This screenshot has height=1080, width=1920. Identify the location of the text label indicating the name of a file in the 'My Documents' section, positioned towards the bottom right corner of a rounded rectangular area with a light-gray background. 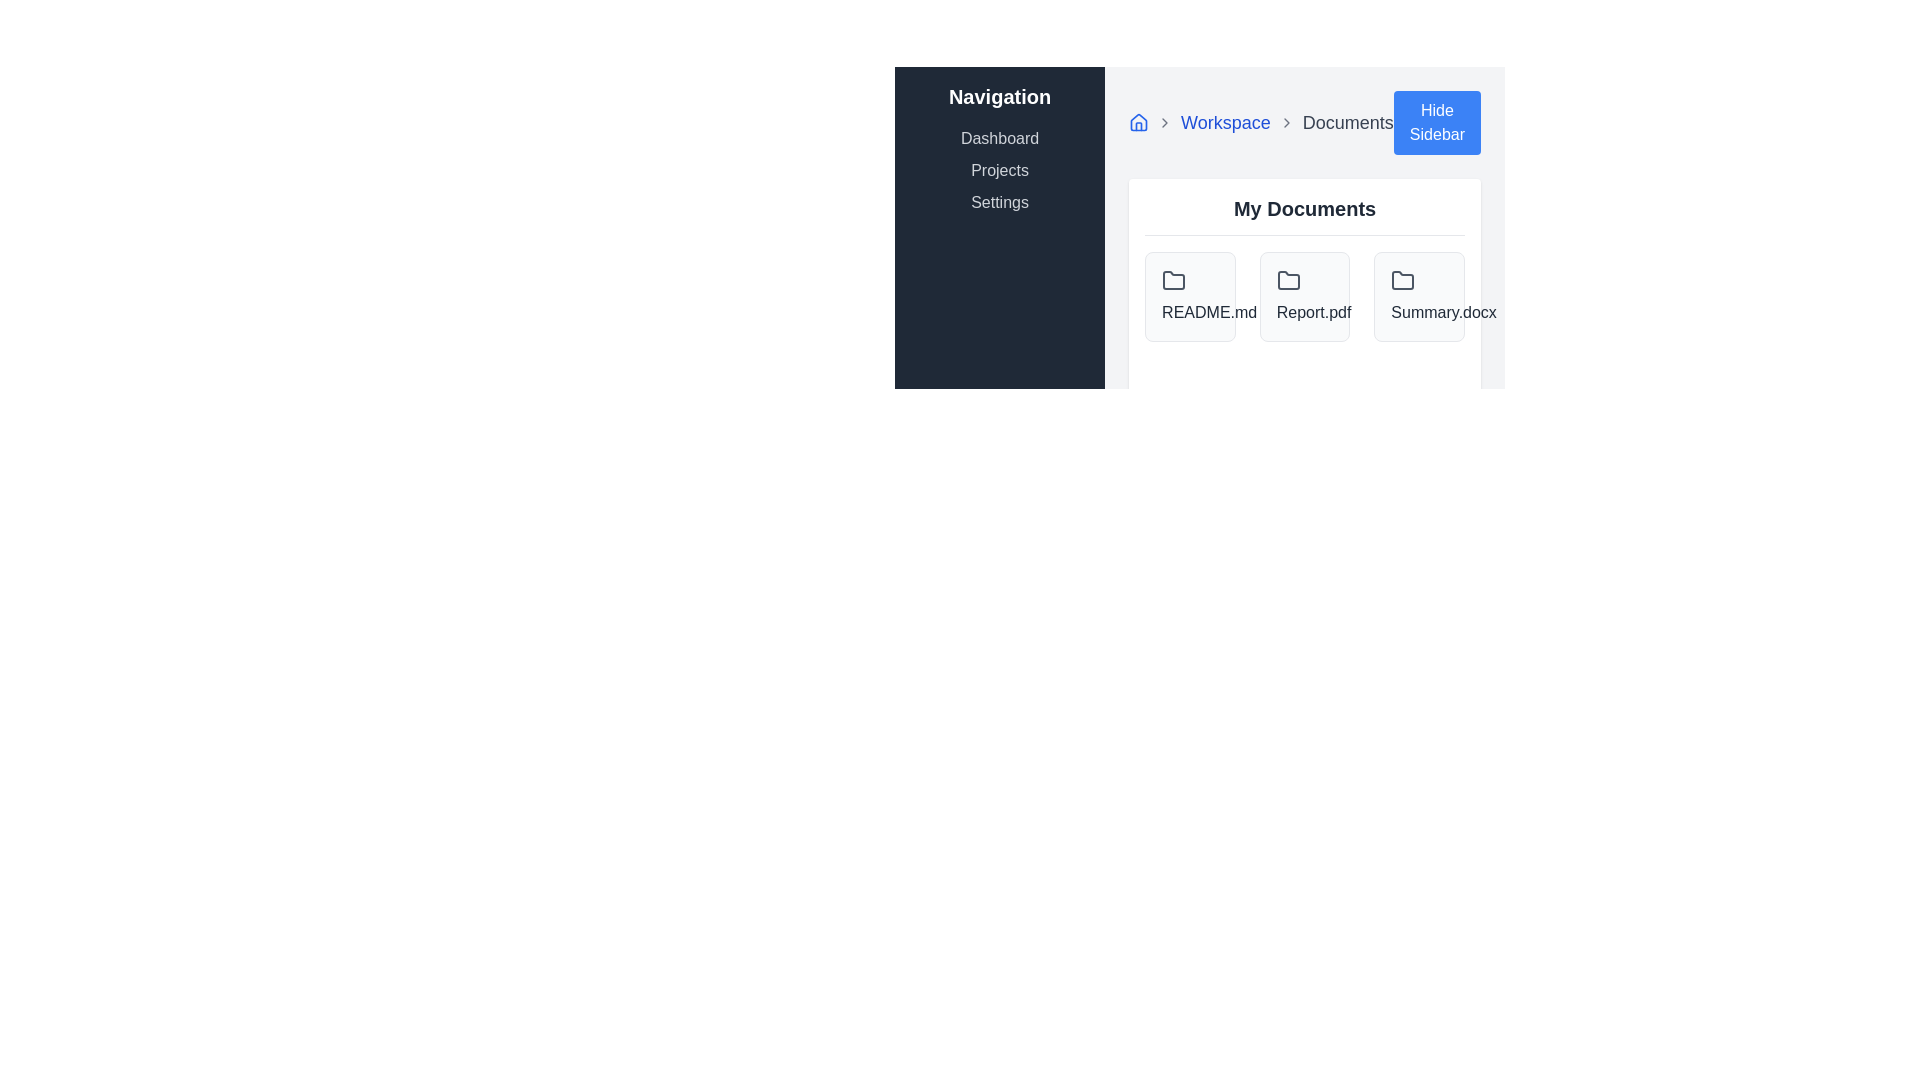
(1418, 312).